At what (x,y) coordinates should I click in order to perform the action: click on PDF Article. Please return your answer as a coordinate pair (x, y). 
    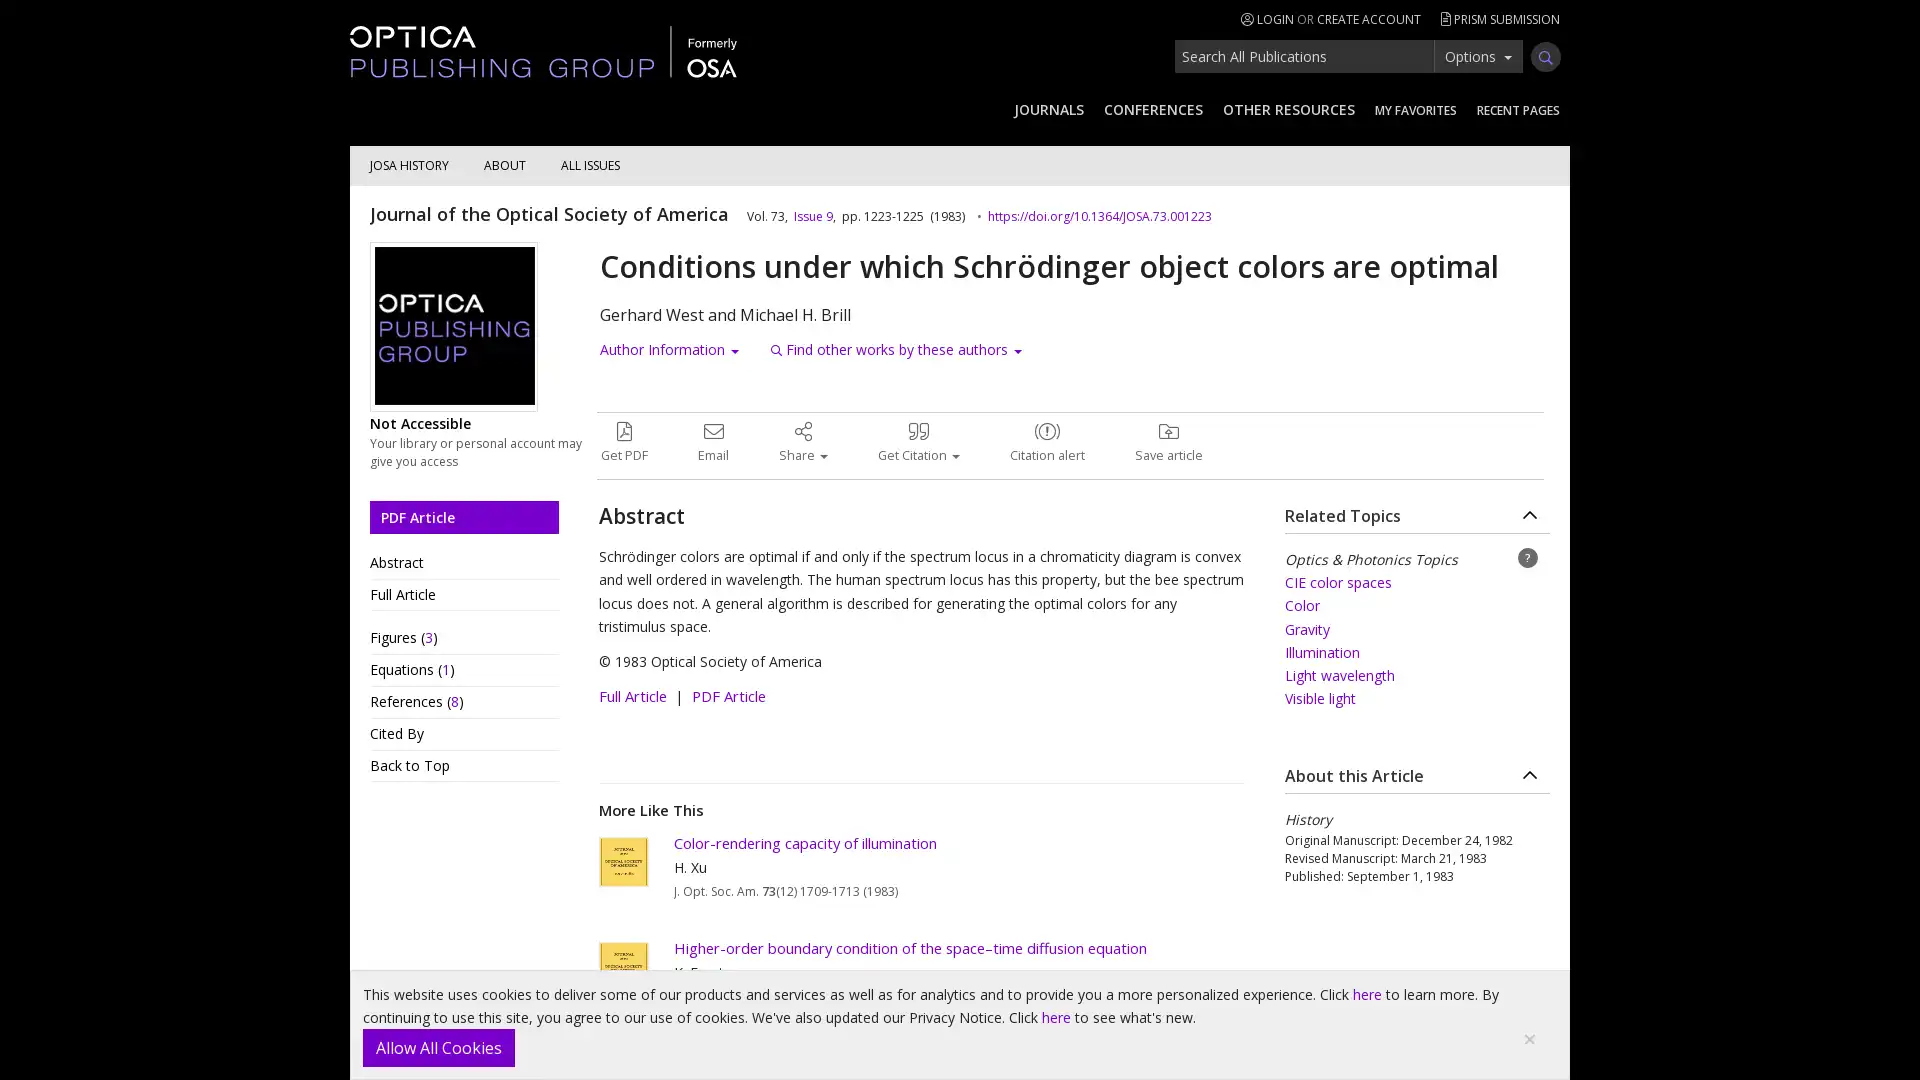
    Looking at the image, I should click on (463, 515).